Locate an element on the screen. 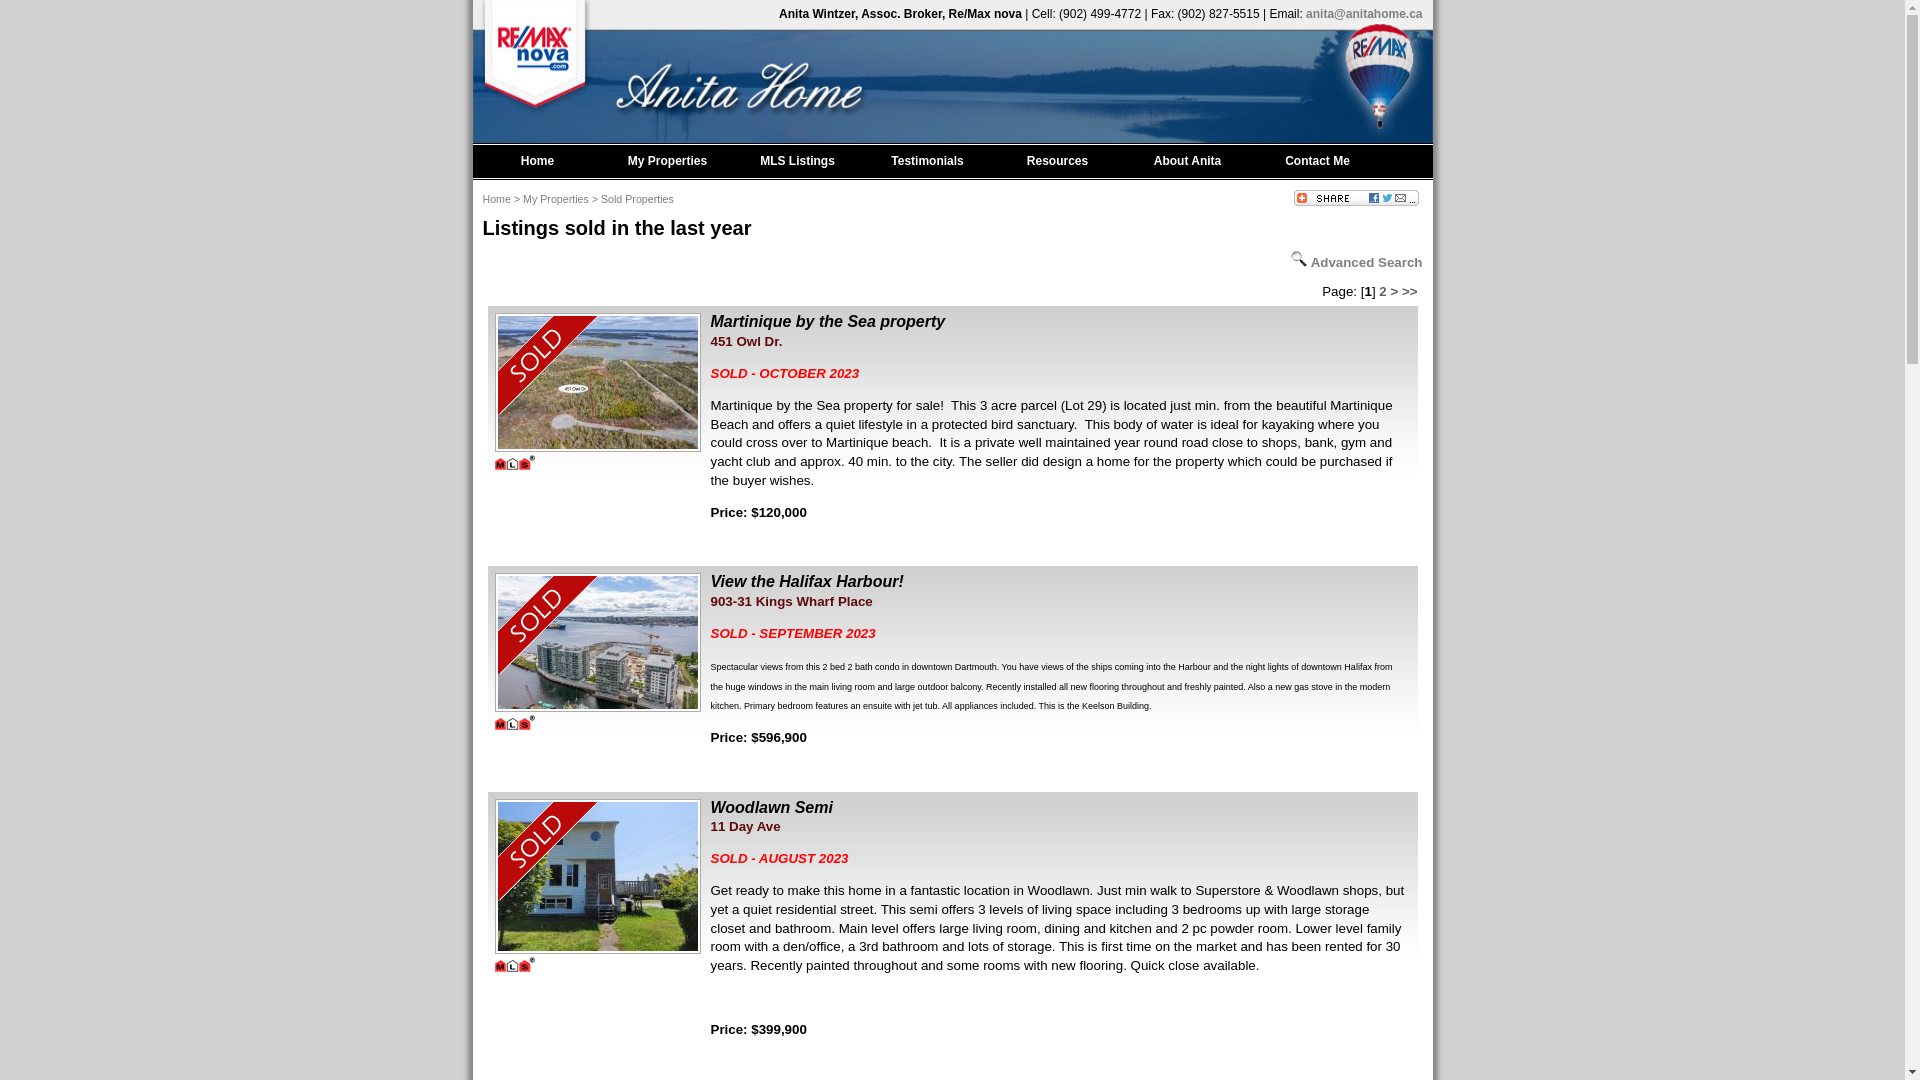 This screenshot has width=1920, height=1080. 'Resources' is located at coordinates (1055, 160).